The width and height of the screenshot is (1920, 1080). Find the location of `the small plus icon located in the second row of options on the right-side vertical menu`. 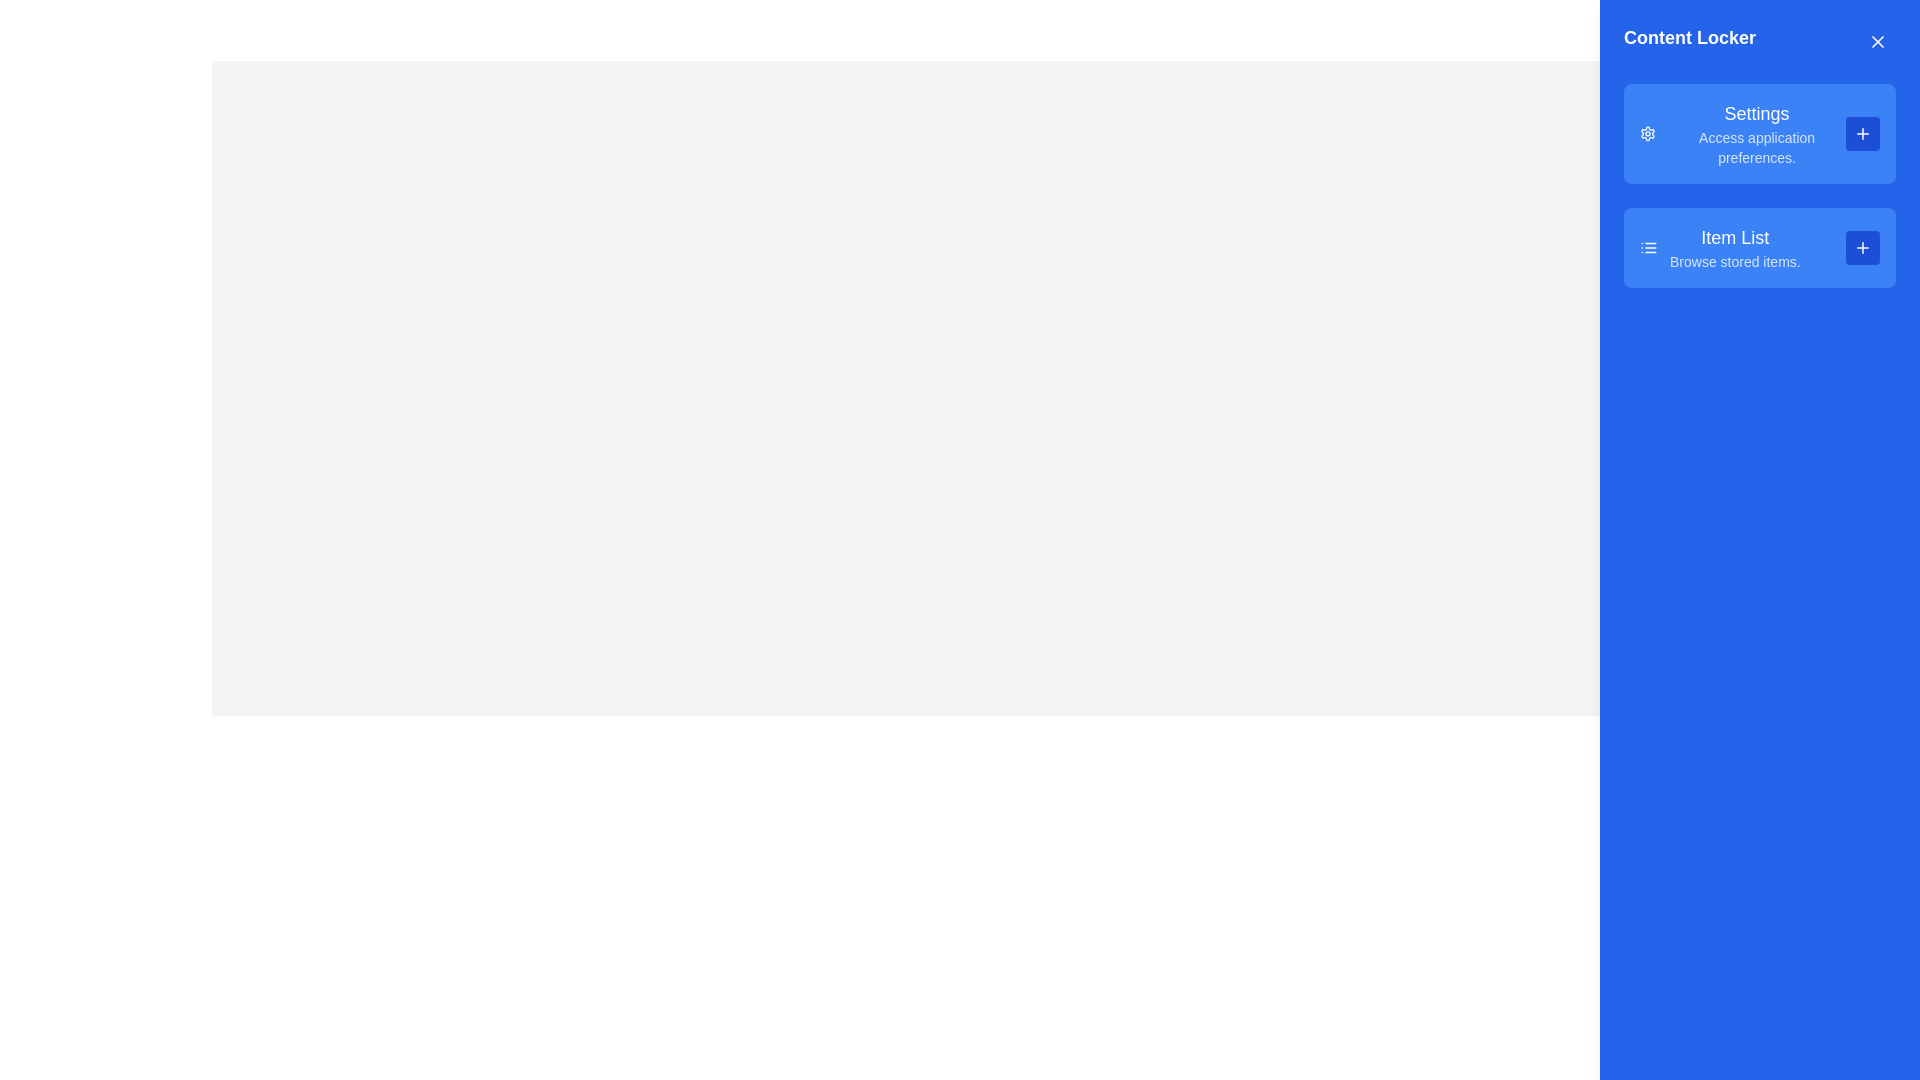

the small plus icon located in the second row of options on the right-side vertical menu is located at coordinates (1861, 246).